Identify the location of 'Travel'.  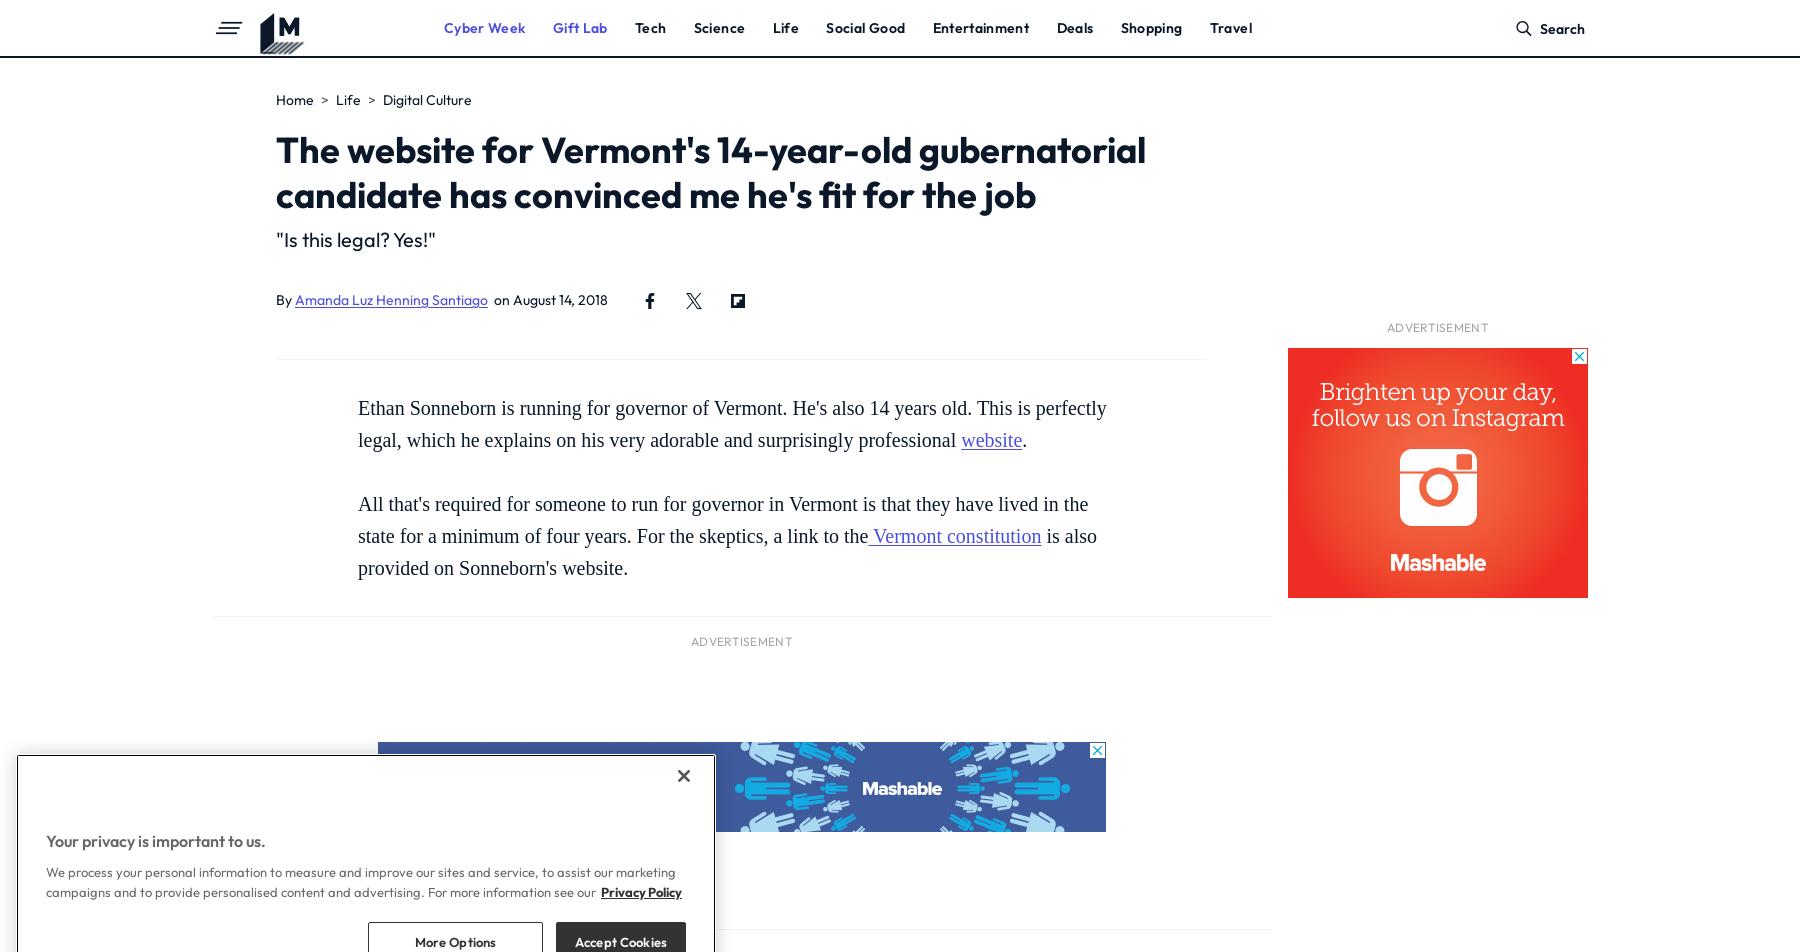
(1228, 27).